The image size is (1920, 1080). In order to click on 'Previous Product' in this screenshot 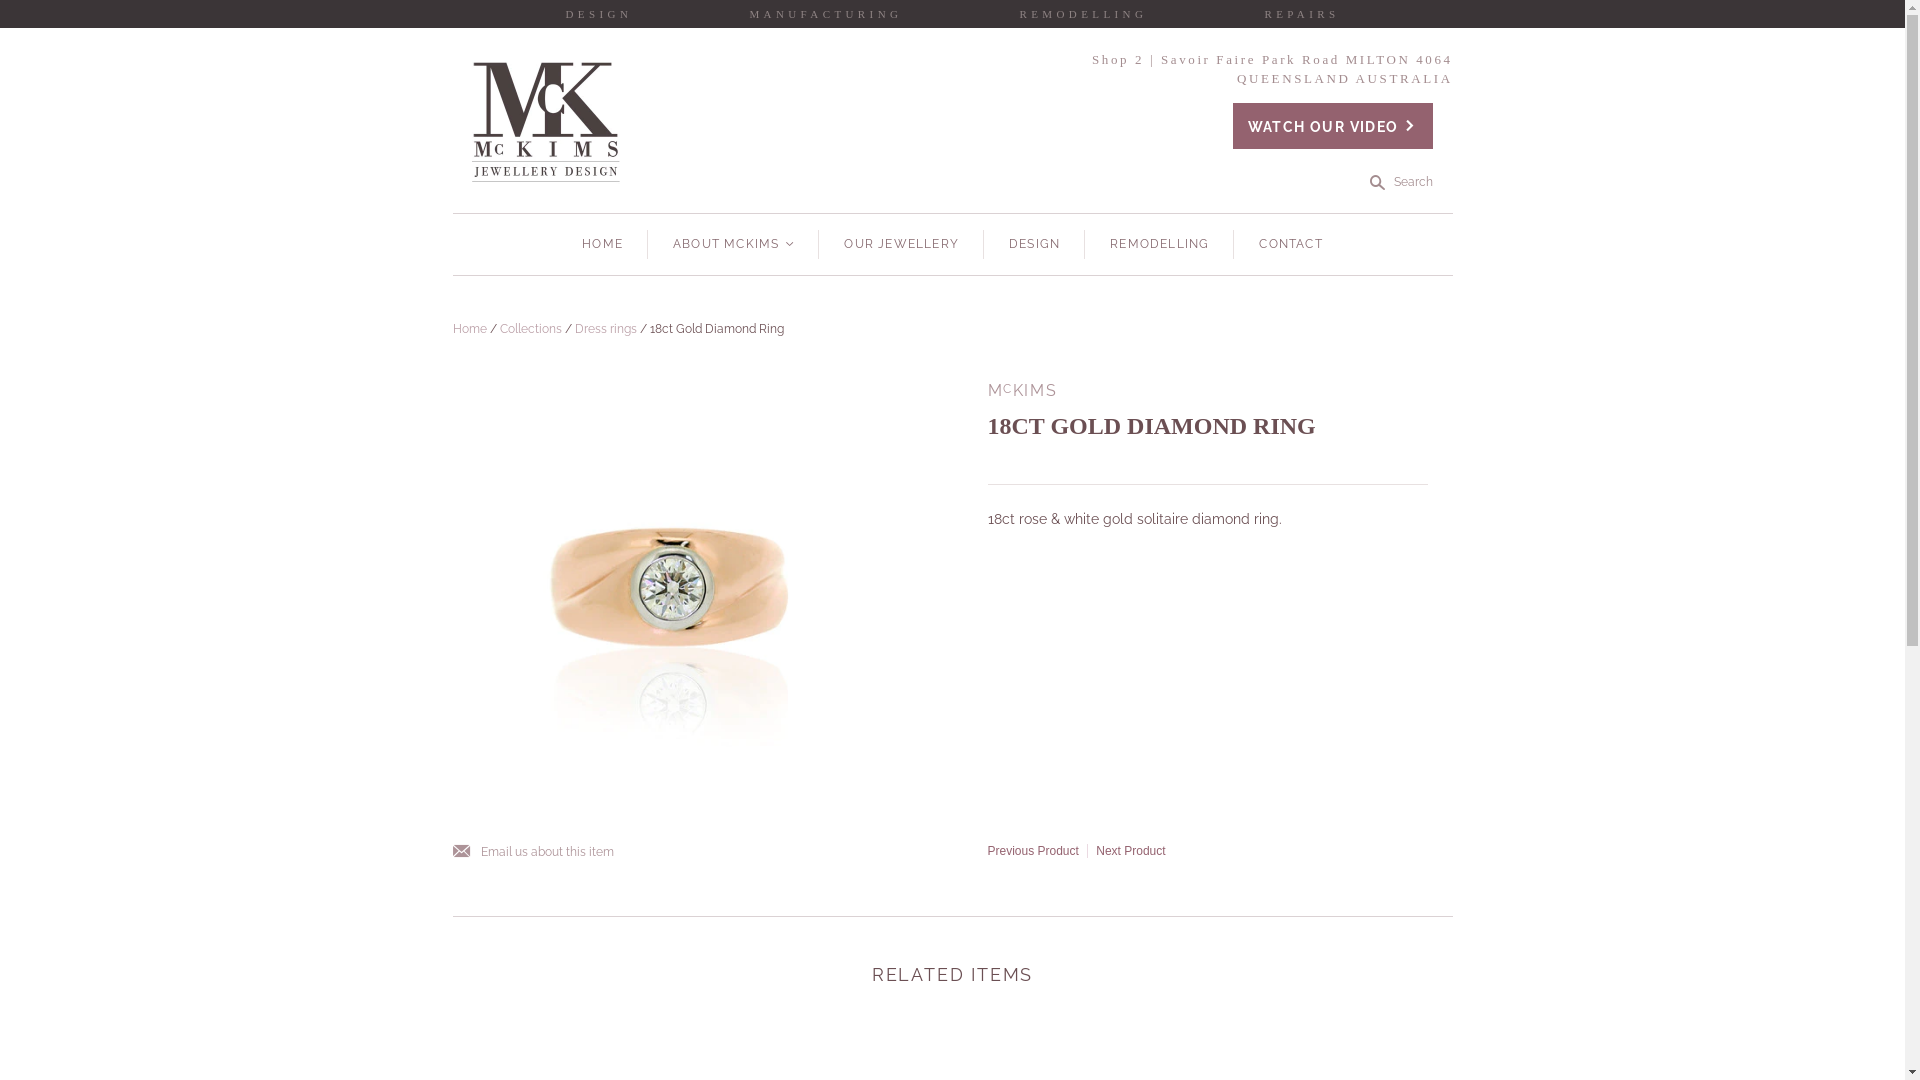, I will do `click(1033, 851)`.